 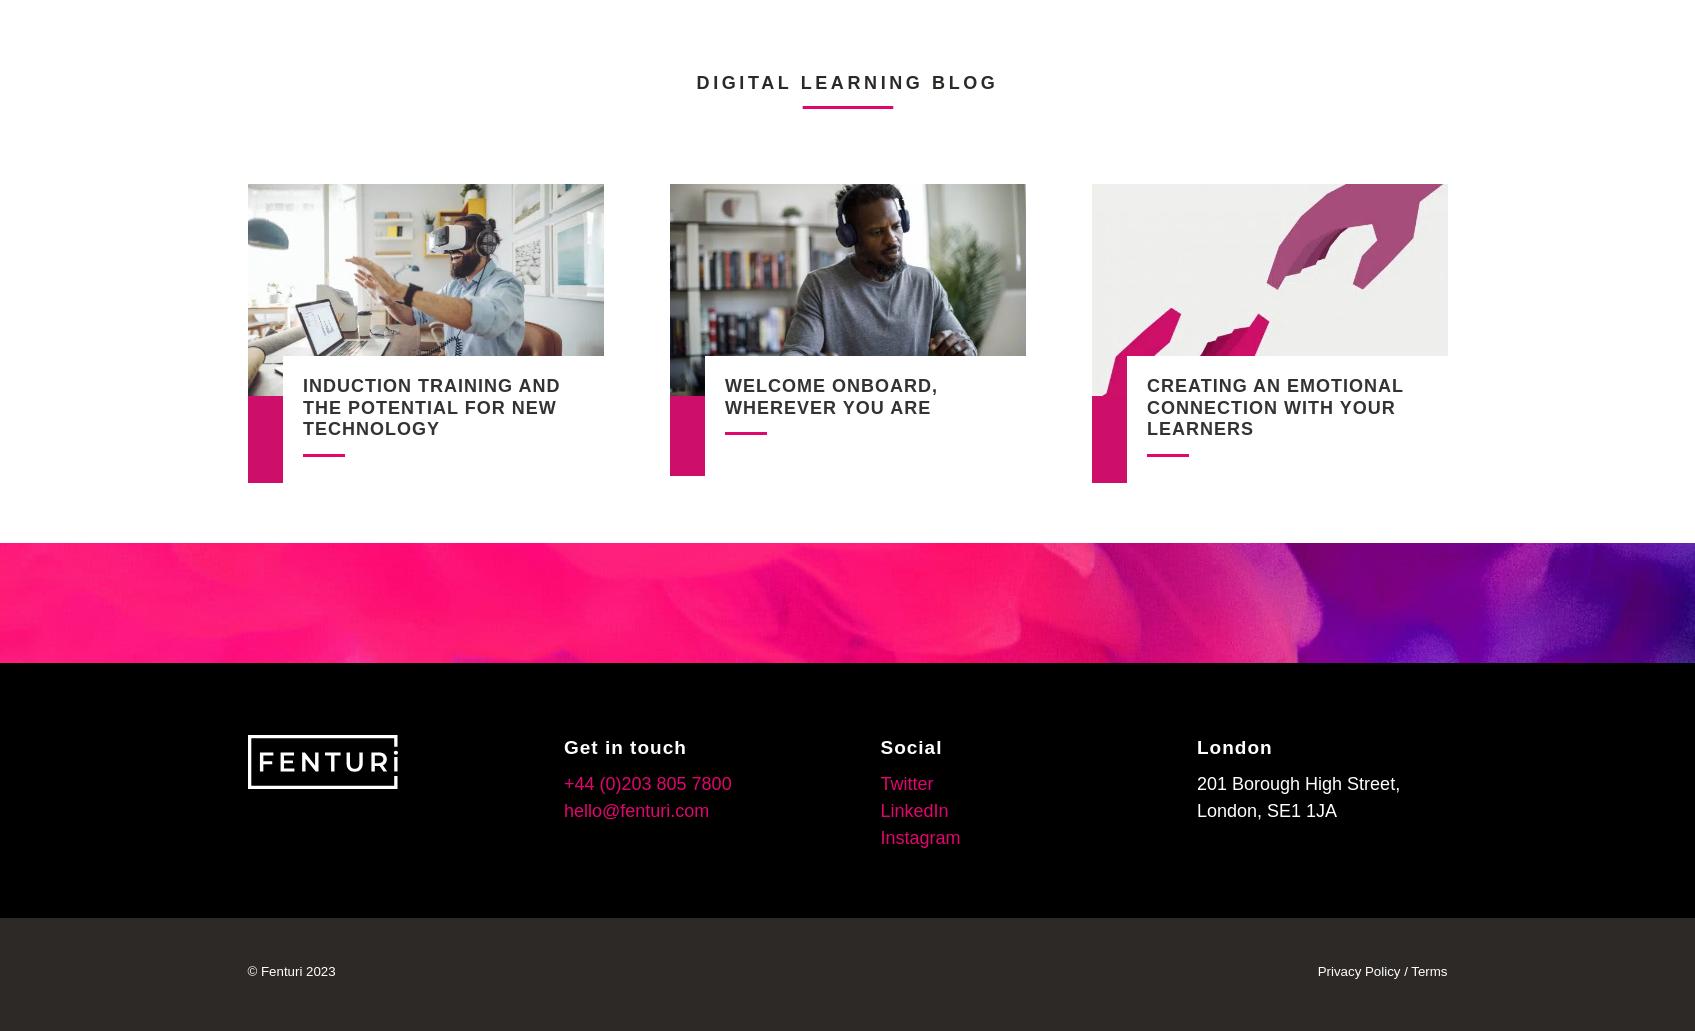 I want to click on 'London', so click(x=1234, y=745).